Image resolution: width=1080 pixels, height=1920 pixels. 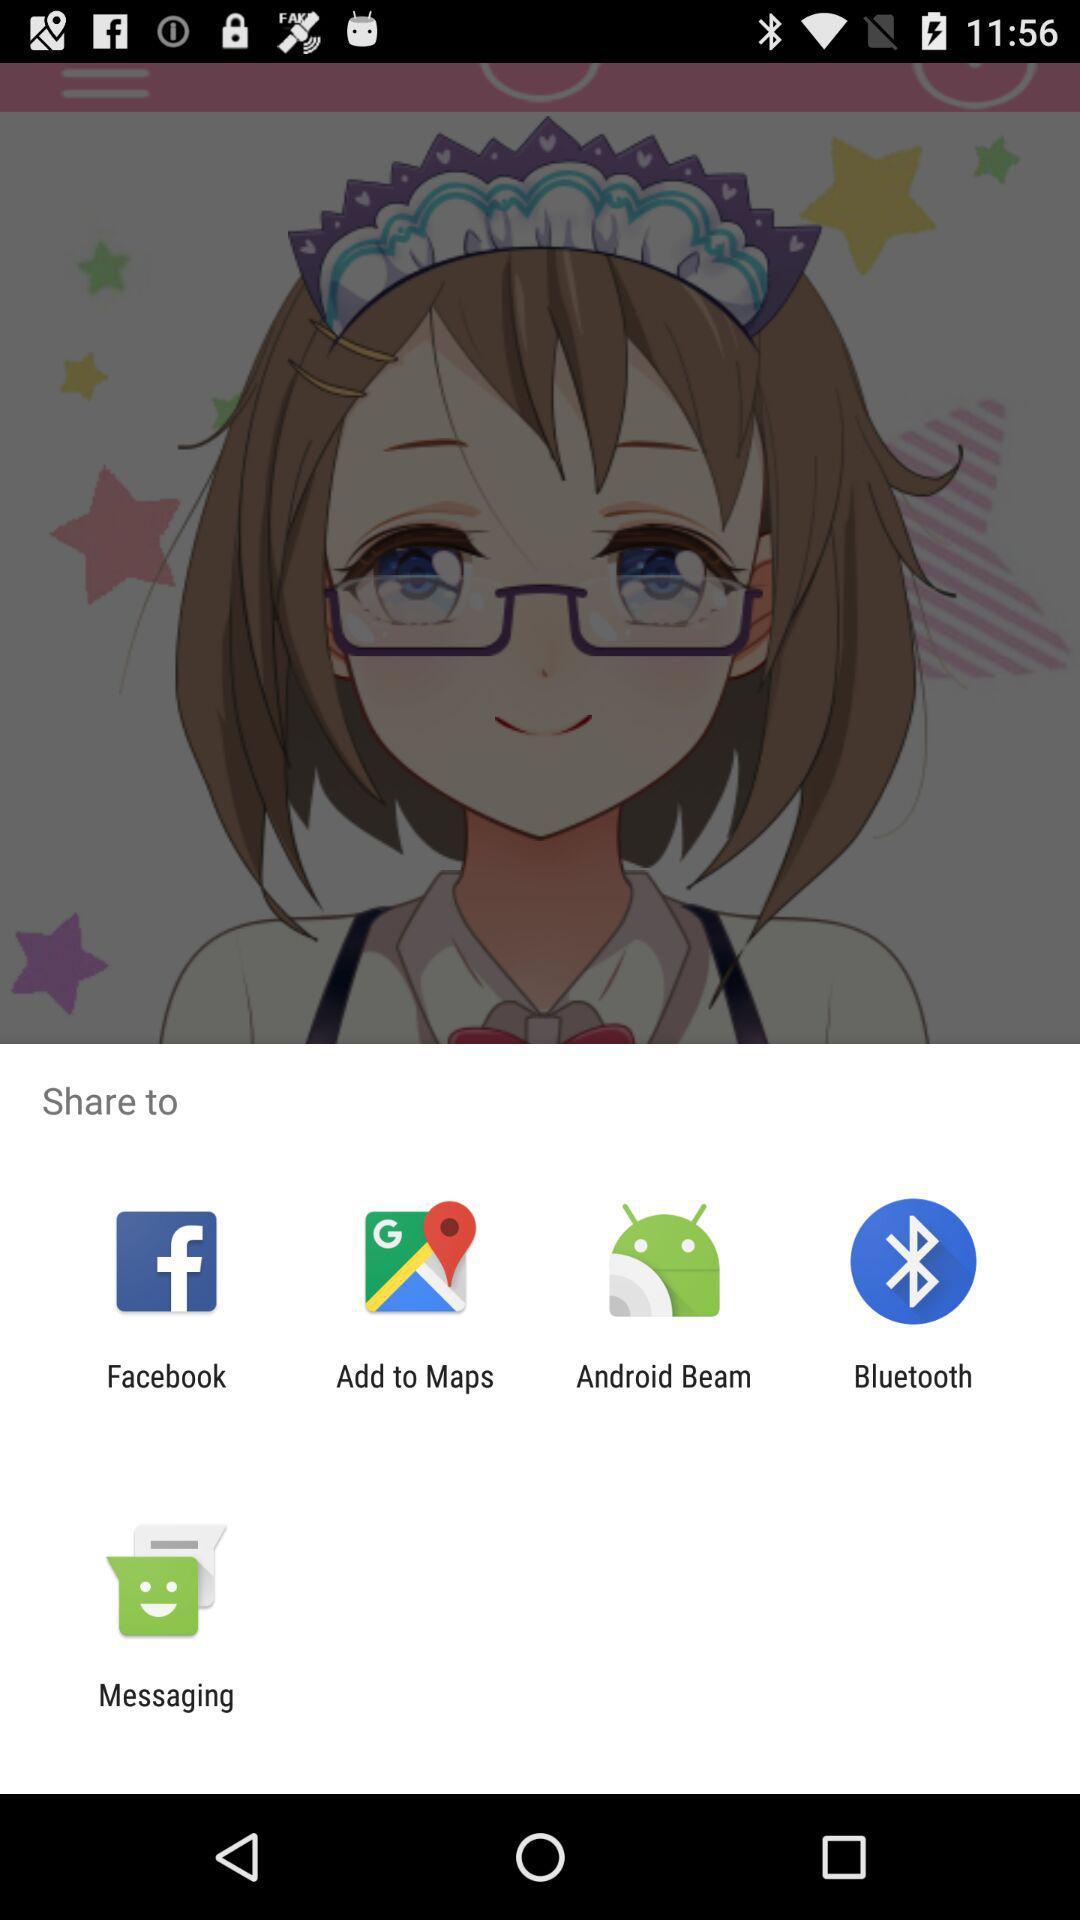 I want to click on the app next to add to maps, so click(x=664, y=1392).